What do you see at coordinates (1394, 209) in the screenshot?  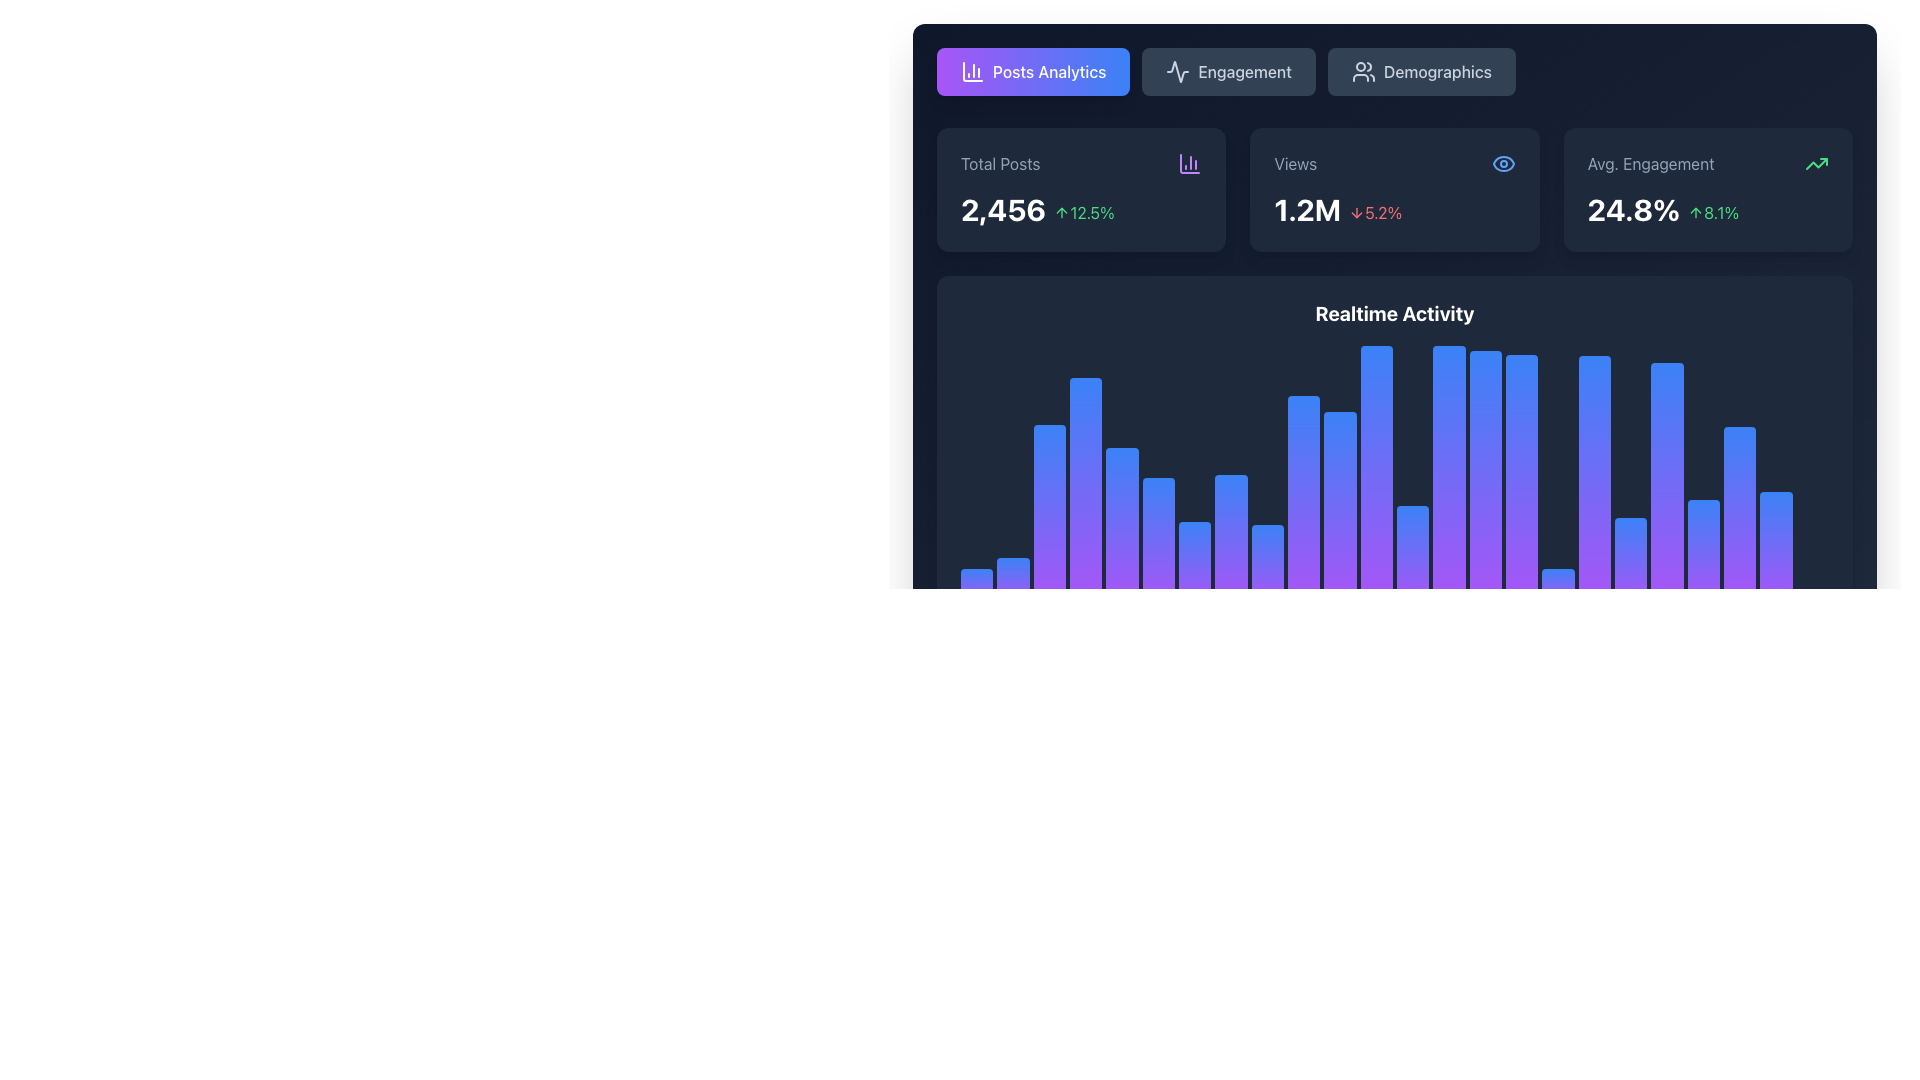 I see `the Text element displaying '1.2M' and '5.2%' with a downward arrow icon, located in the 'Views' box under 'Posts Analytics'` at bounding box center [1394, 209].